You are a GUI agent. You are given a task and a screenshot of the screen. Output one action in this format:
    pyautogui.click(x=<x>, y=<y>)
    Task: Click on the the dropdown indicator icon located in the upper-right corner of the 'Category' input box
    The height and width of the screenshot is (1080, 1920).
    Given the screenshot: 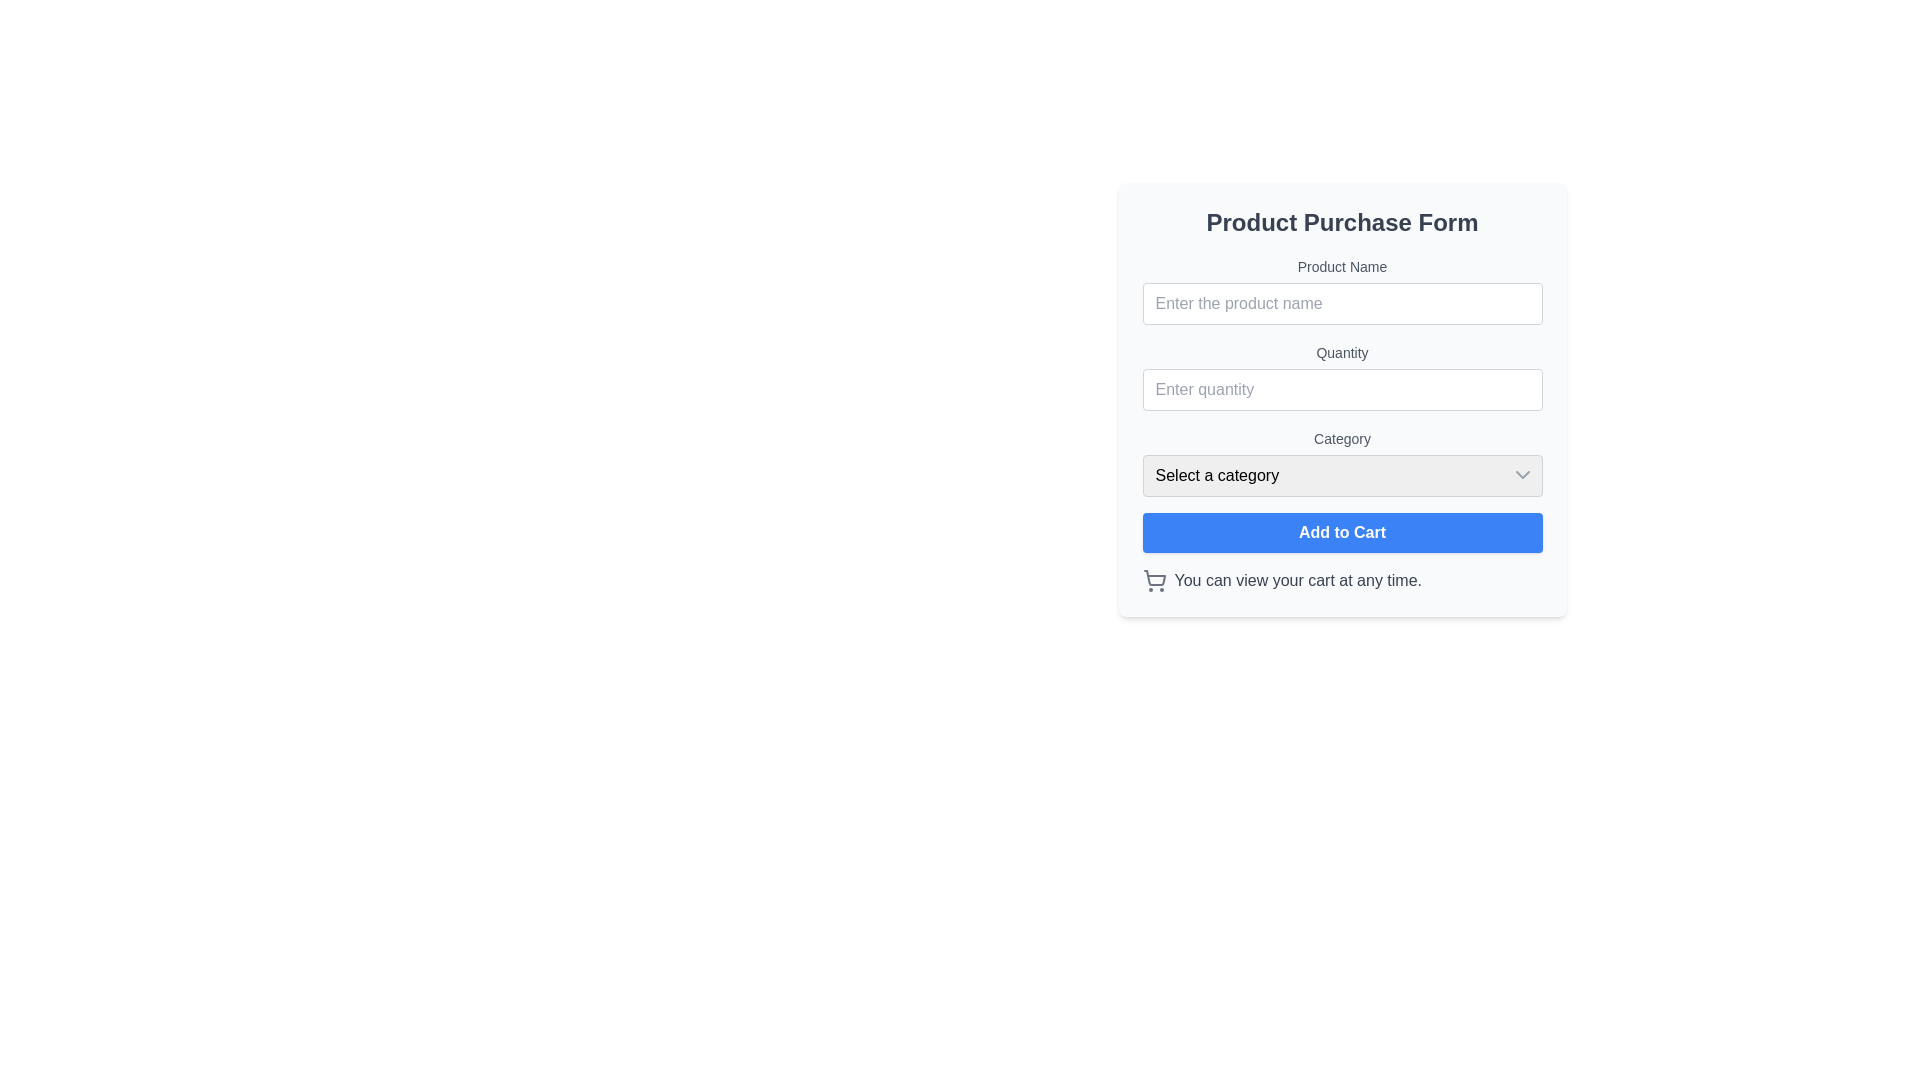 What is the action you would take?
    pyautogui.click(x=1521, y=474)
    